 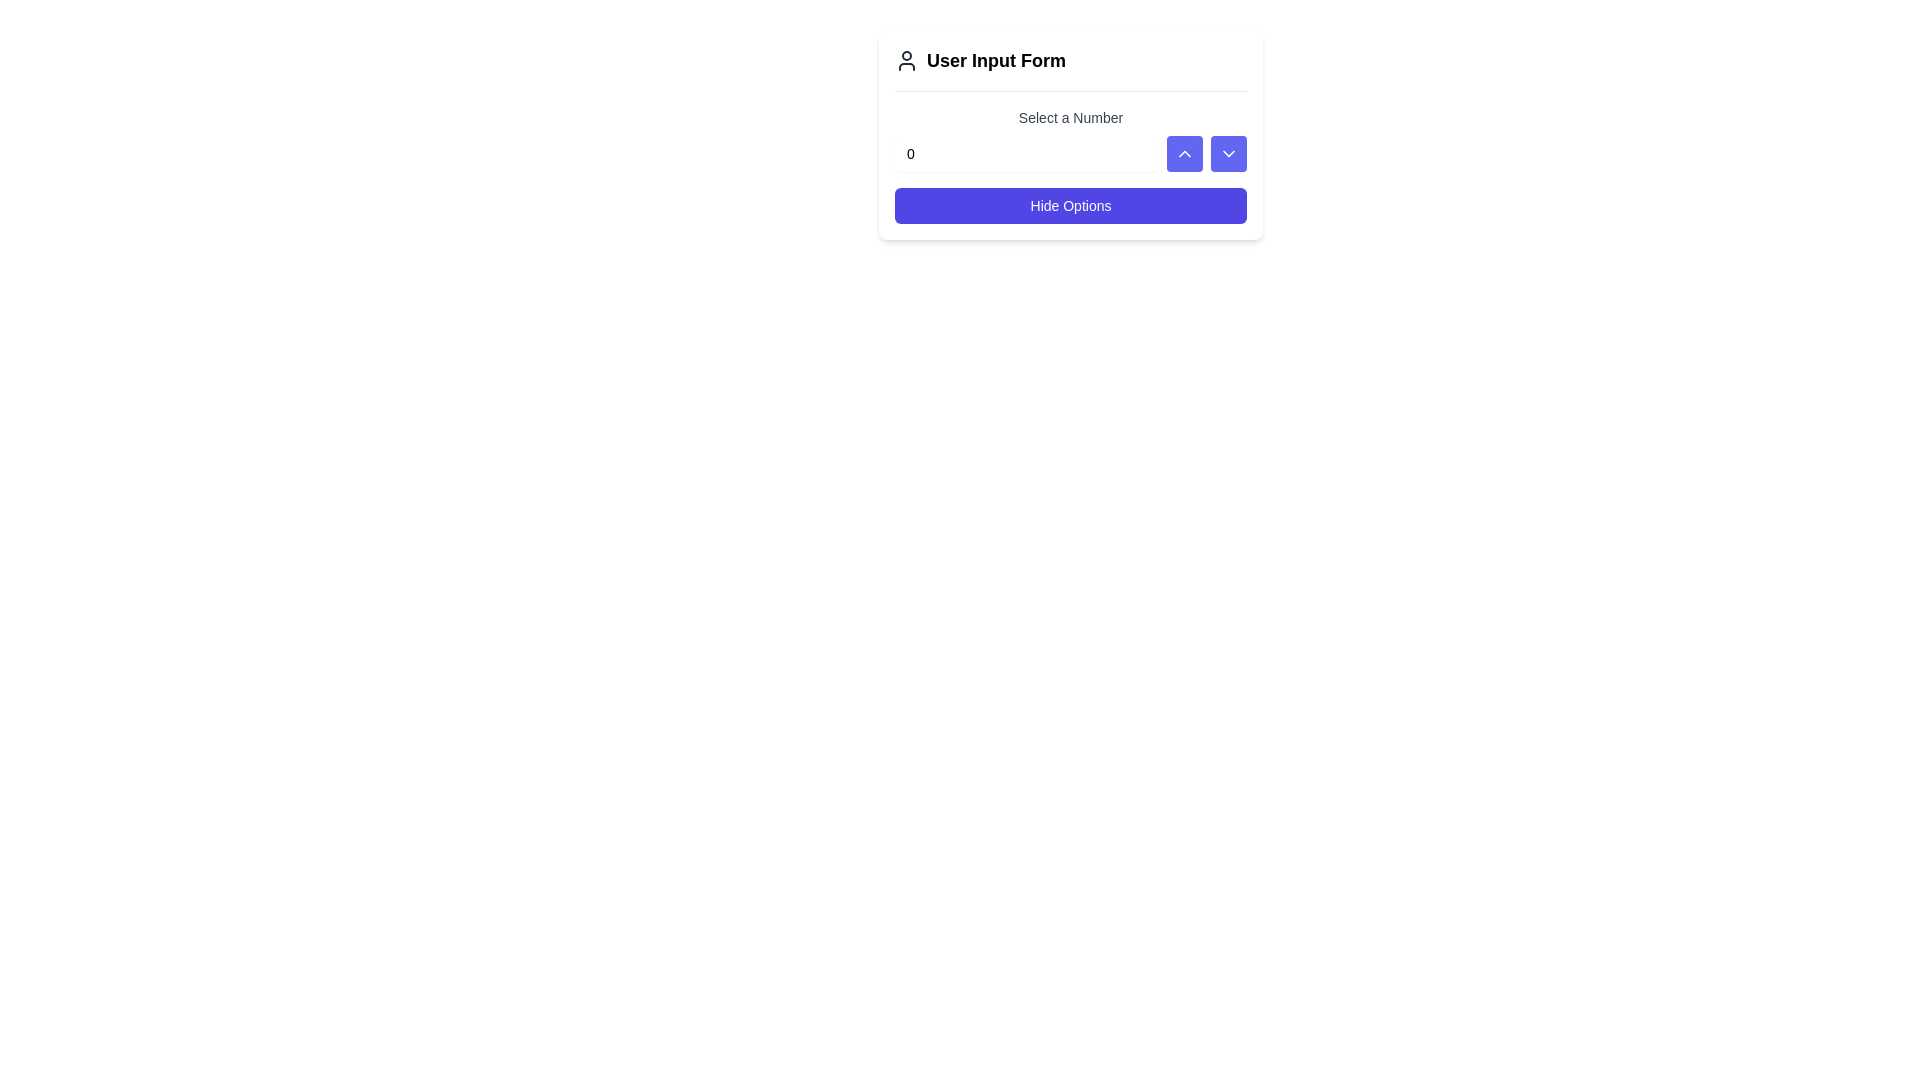 What do you see at coordinates (906, 60) in the screenshot?
I see `user profile icon located to the left of the 'User Input Form' text for further styling or accessibility details` at bounding box center [906, 60].